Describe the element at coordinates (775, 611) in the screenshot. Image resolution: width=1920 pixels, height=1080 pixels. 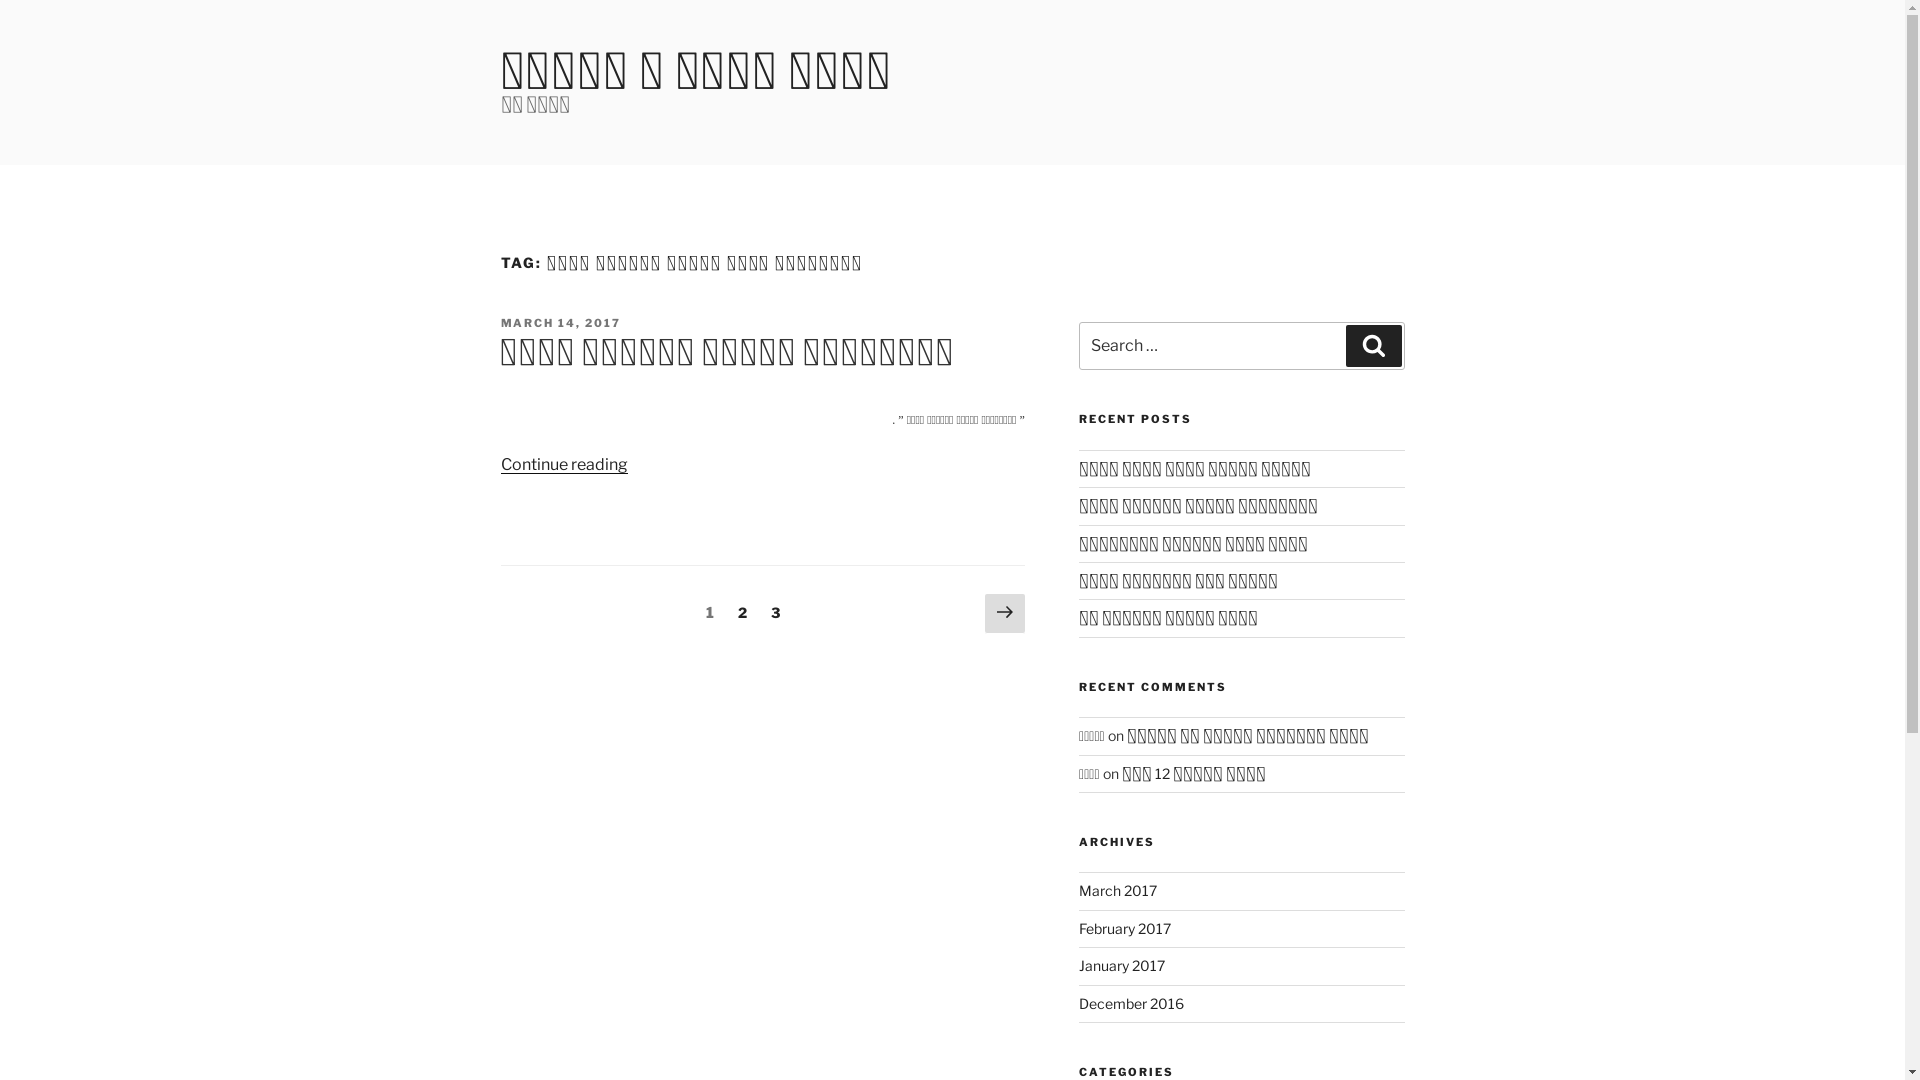
I see `'Page` at that location.